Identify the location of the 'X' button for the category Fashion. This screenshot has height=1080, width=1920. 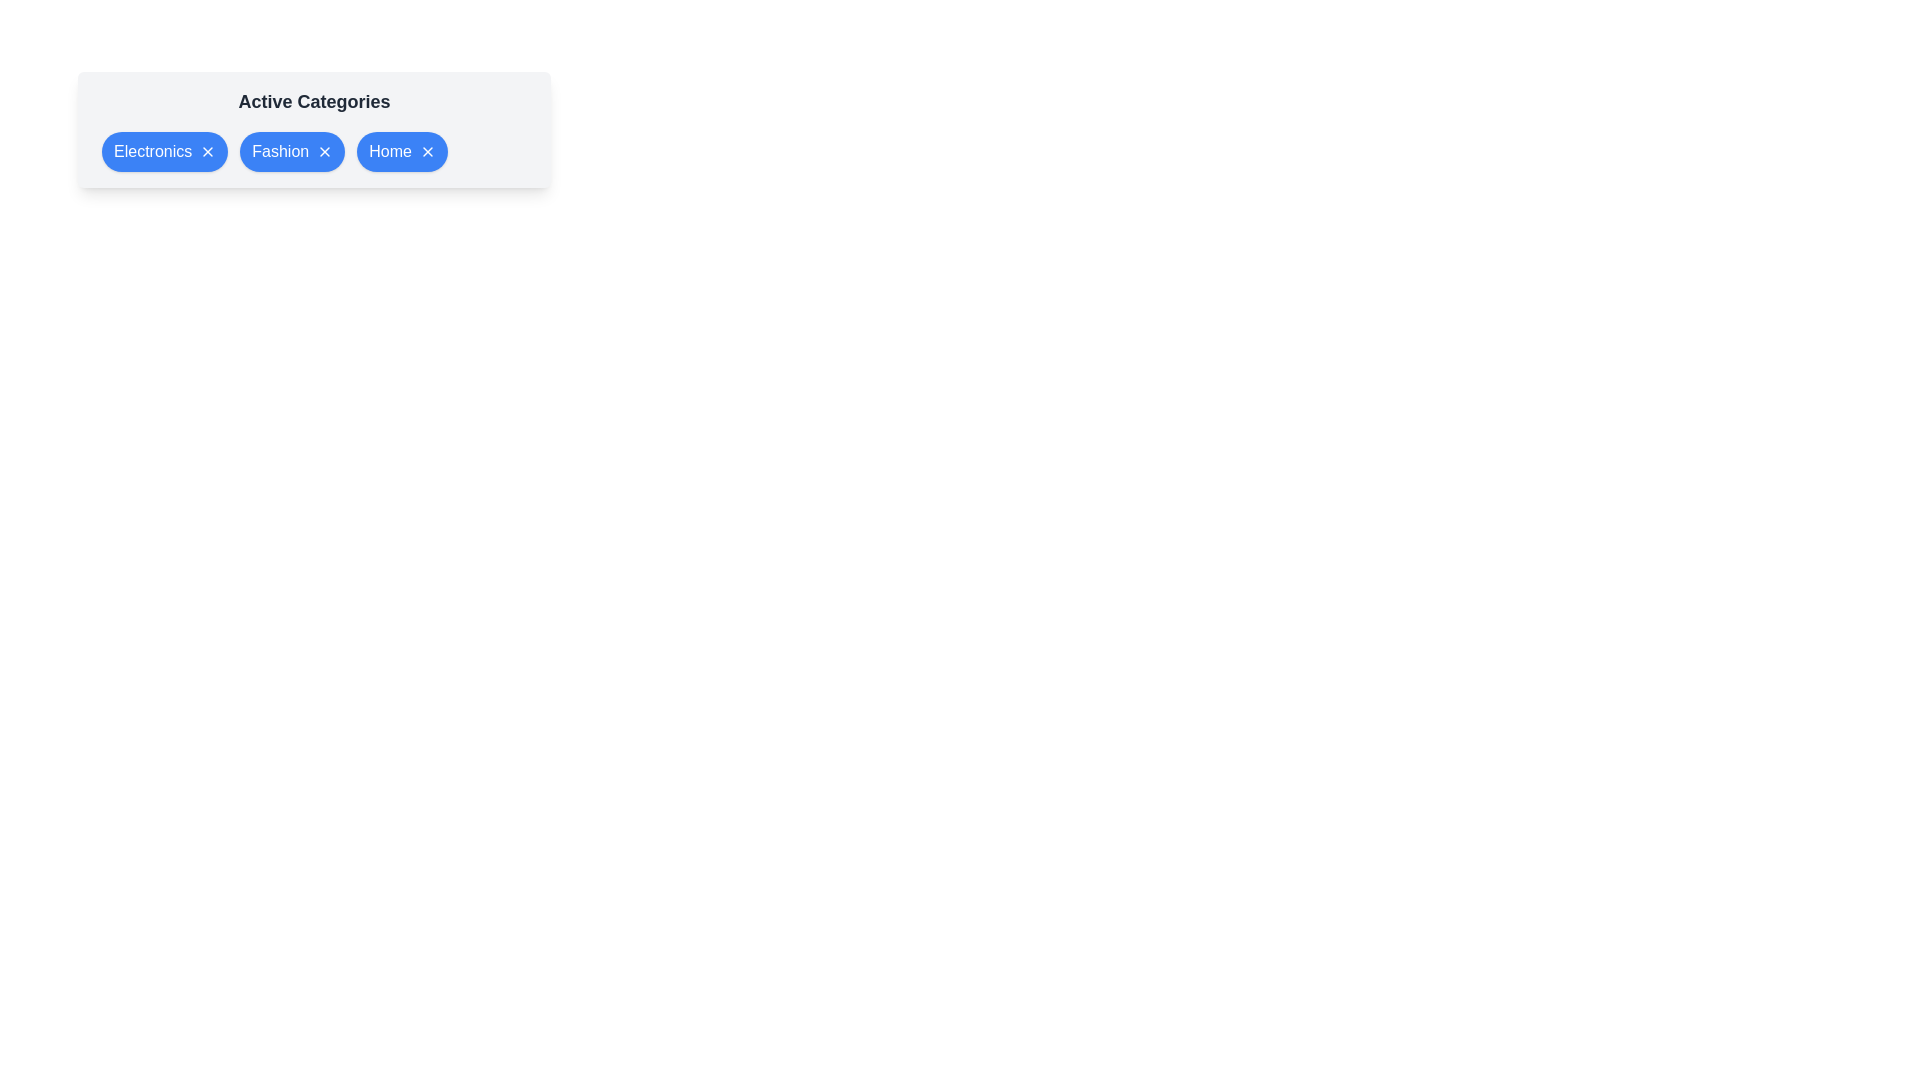
(325, 150).